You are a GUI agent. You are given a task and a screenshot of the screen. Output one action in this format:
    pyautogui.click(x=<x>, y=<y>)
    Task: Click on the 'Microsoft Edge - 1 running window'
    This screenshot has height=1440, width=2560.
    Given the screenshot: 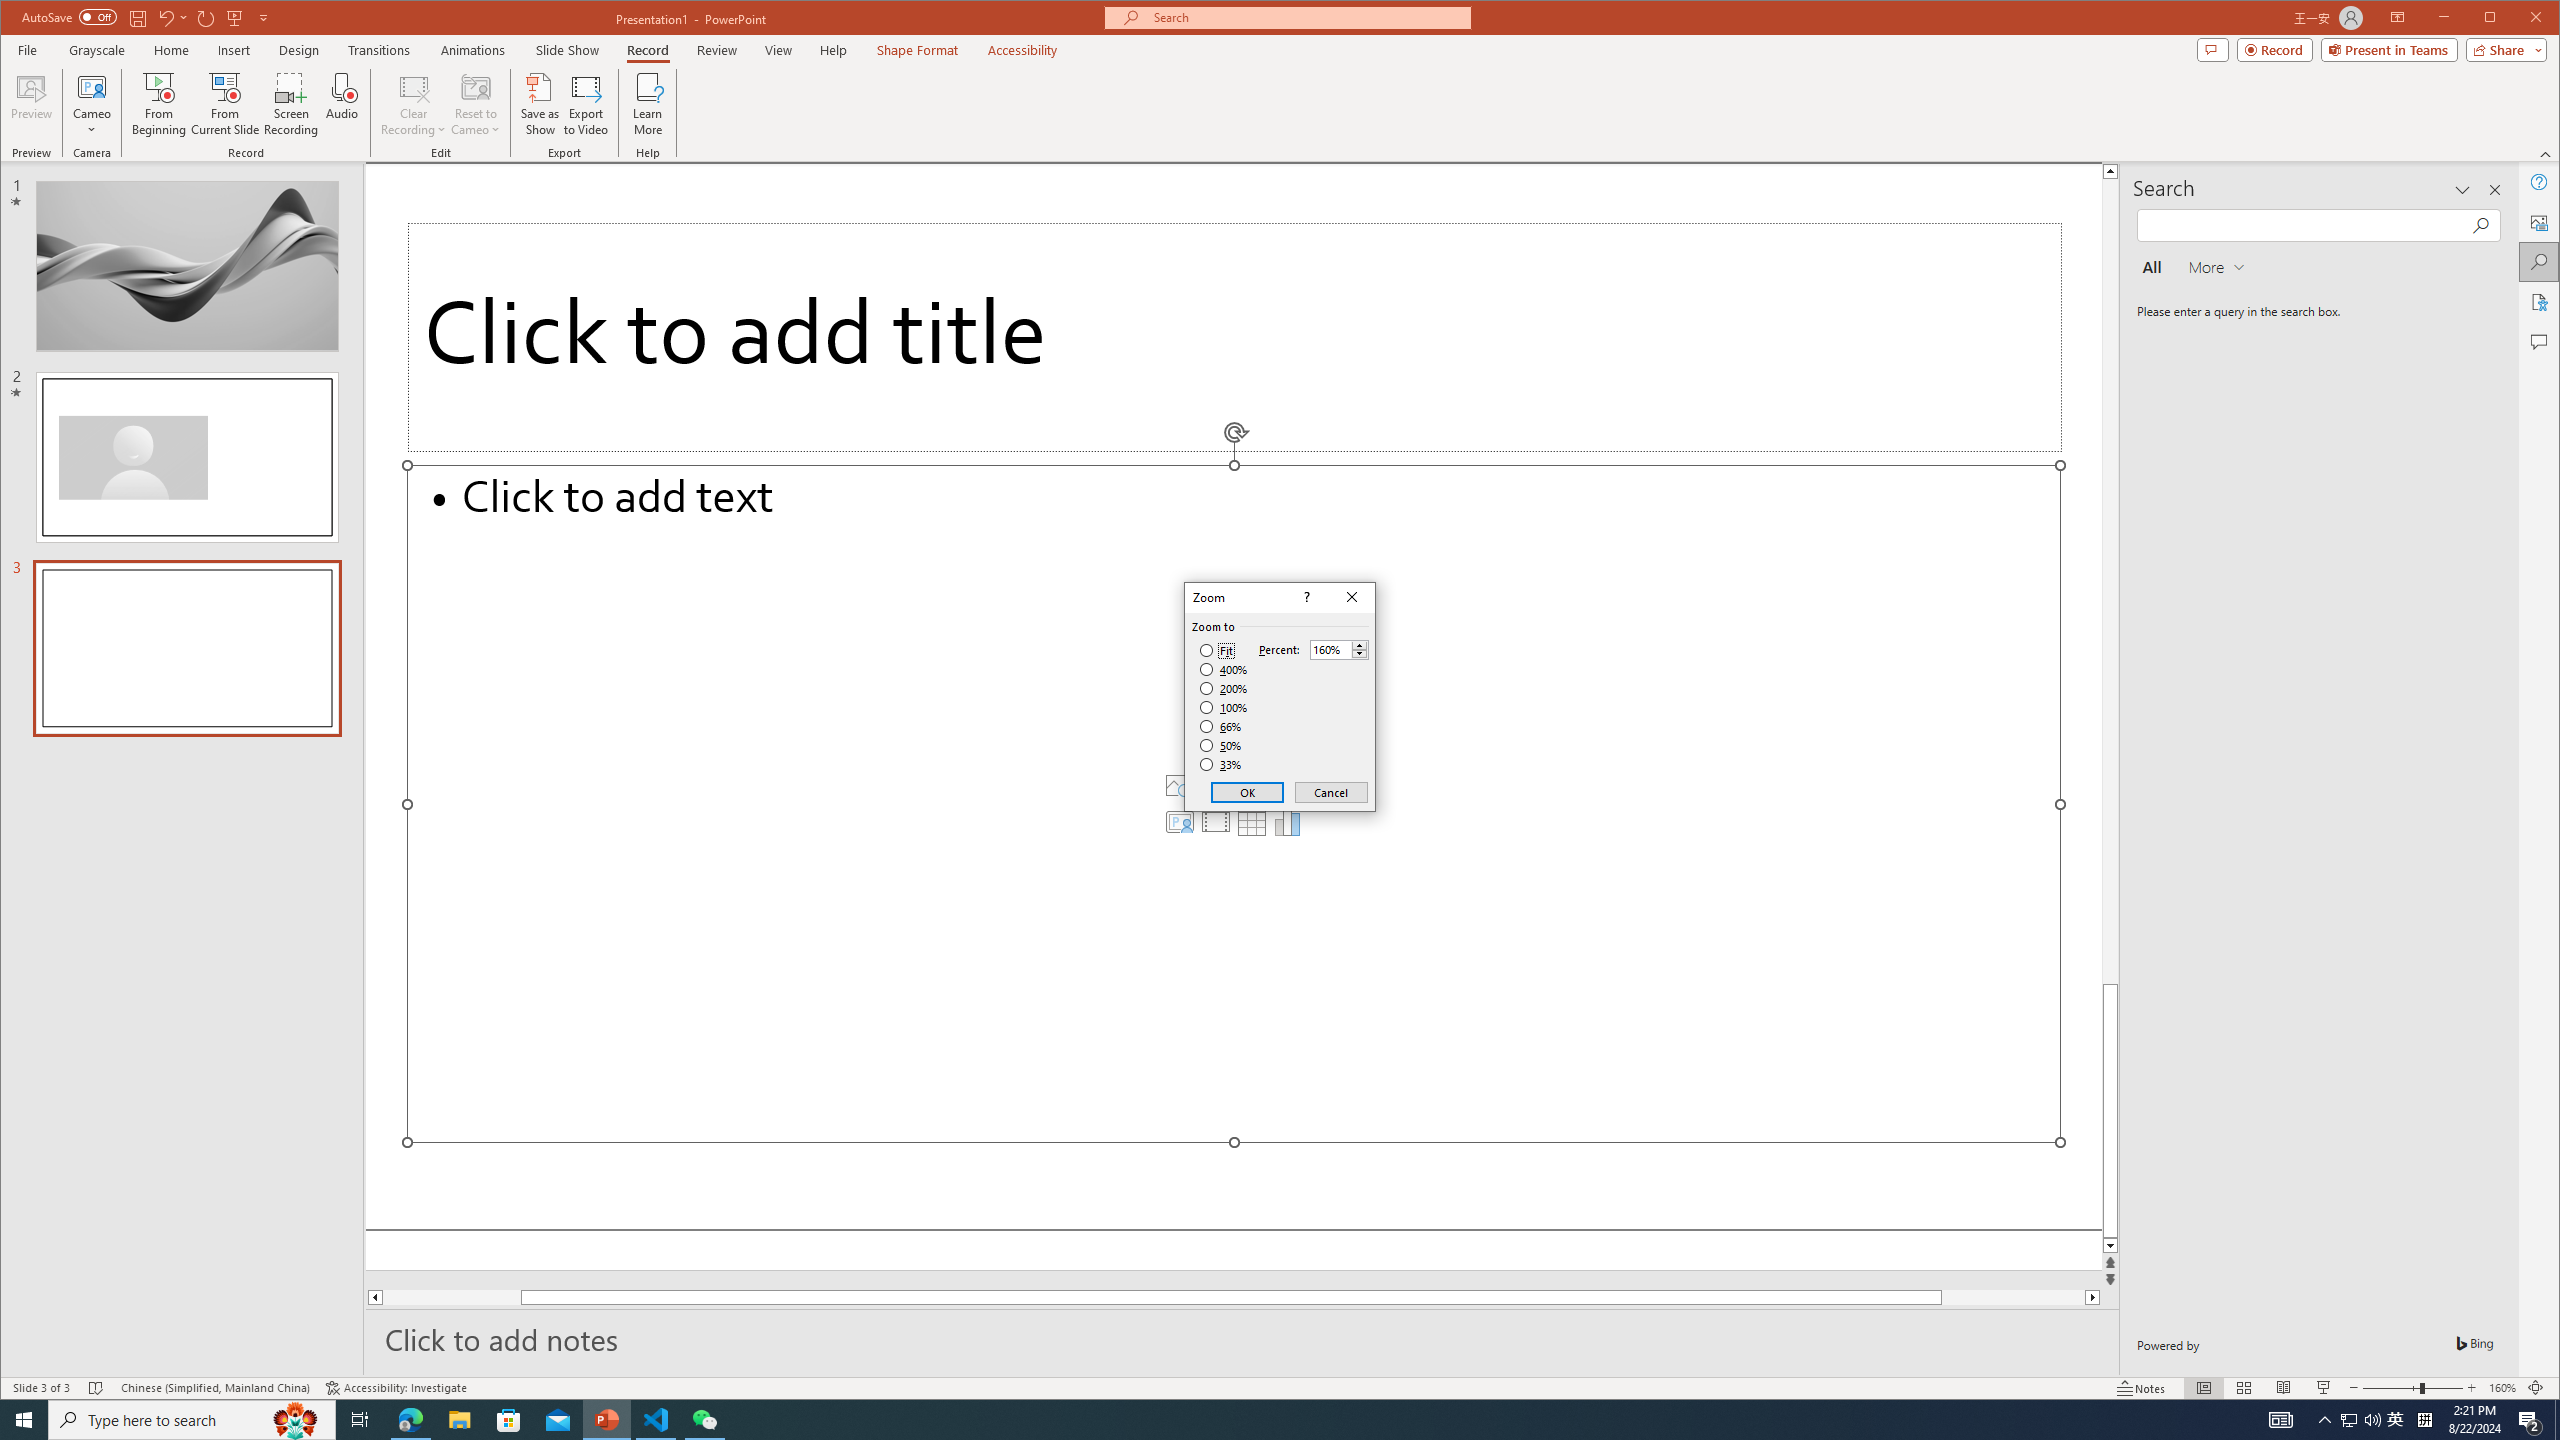 What is the action you would take?
    pyautogui.click(x=409, y=1418)
    